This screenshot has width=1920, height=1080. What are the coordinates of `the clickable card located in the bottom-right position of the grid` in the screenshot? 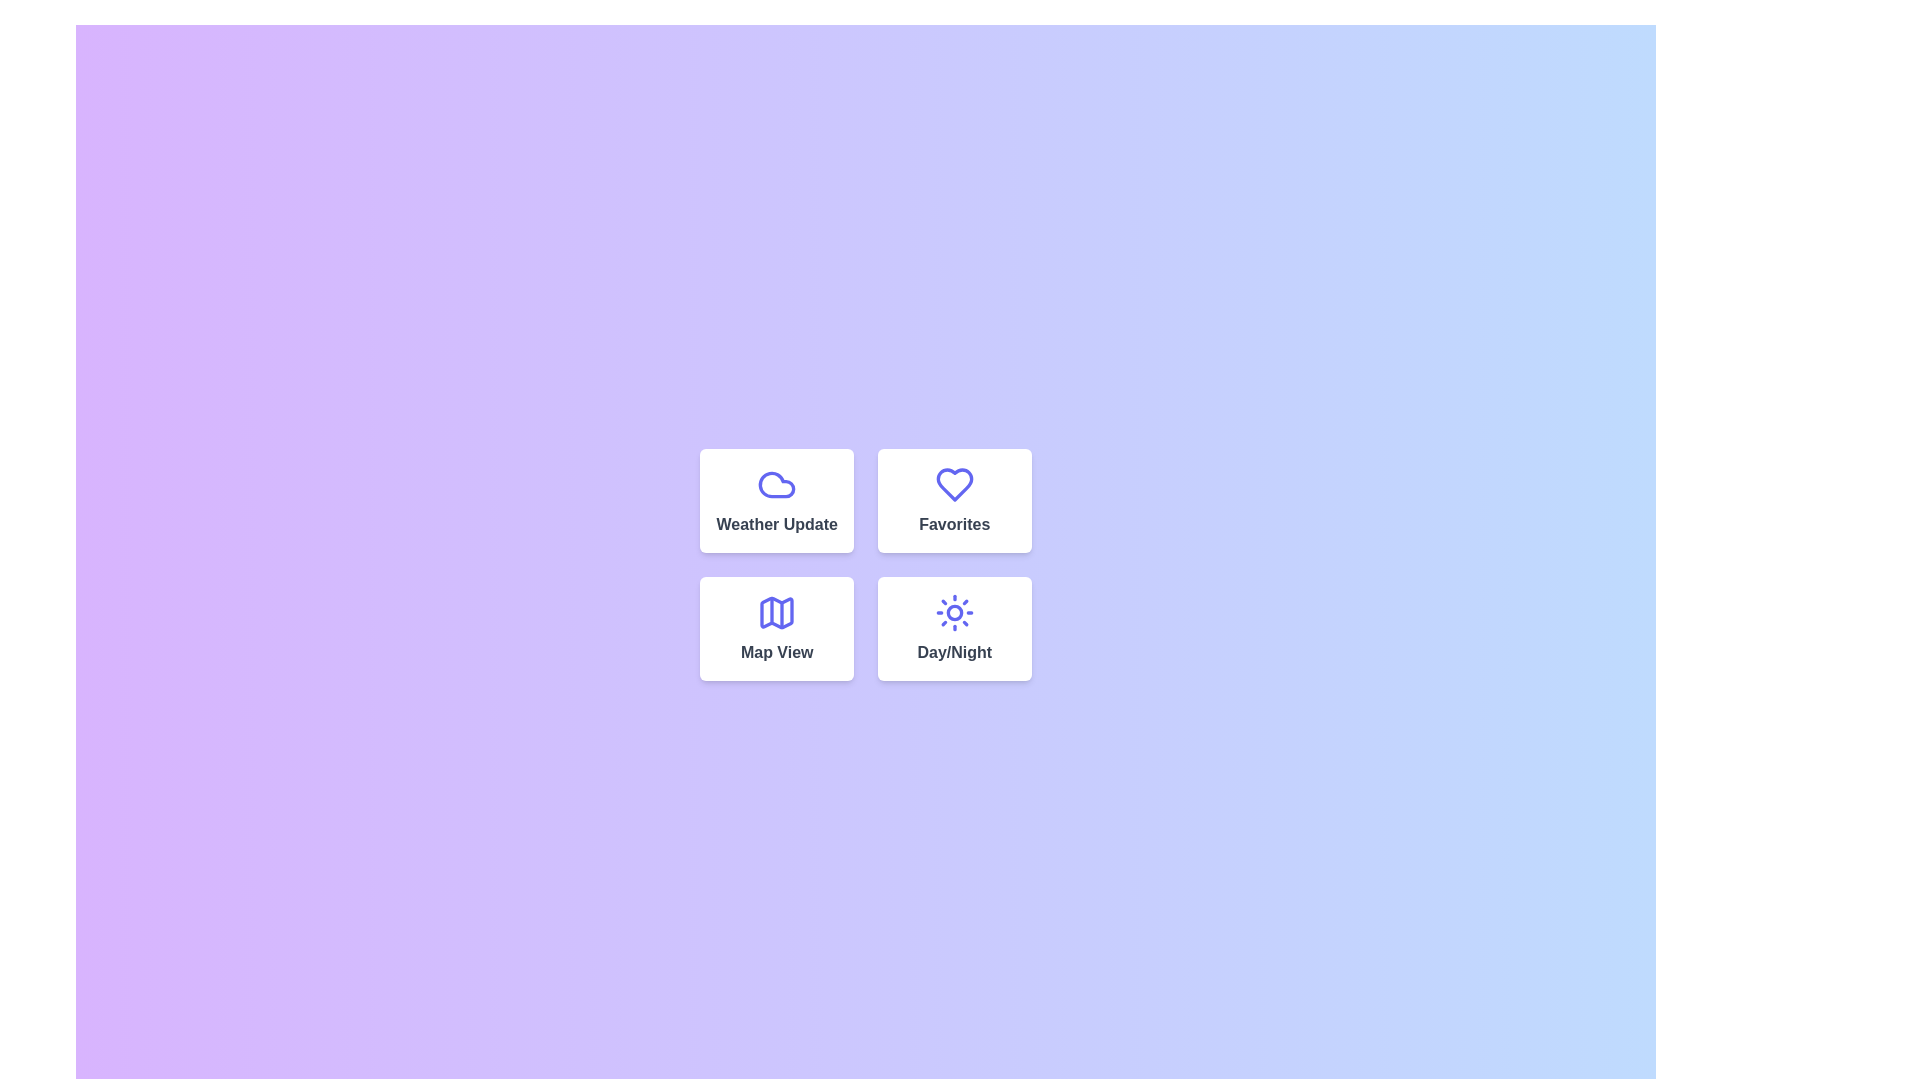 It's located at (953, 627).